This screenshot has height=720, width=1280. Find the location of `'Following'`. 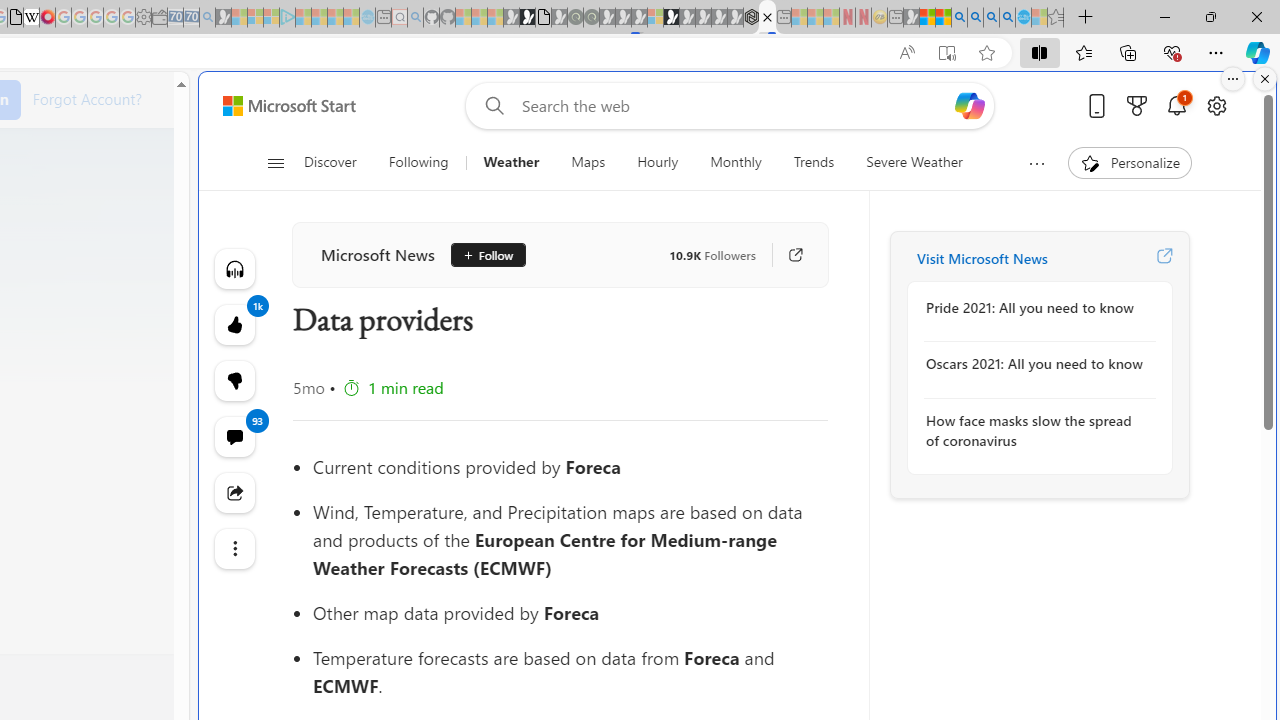

'Following' is located at coordinates (419, 162).